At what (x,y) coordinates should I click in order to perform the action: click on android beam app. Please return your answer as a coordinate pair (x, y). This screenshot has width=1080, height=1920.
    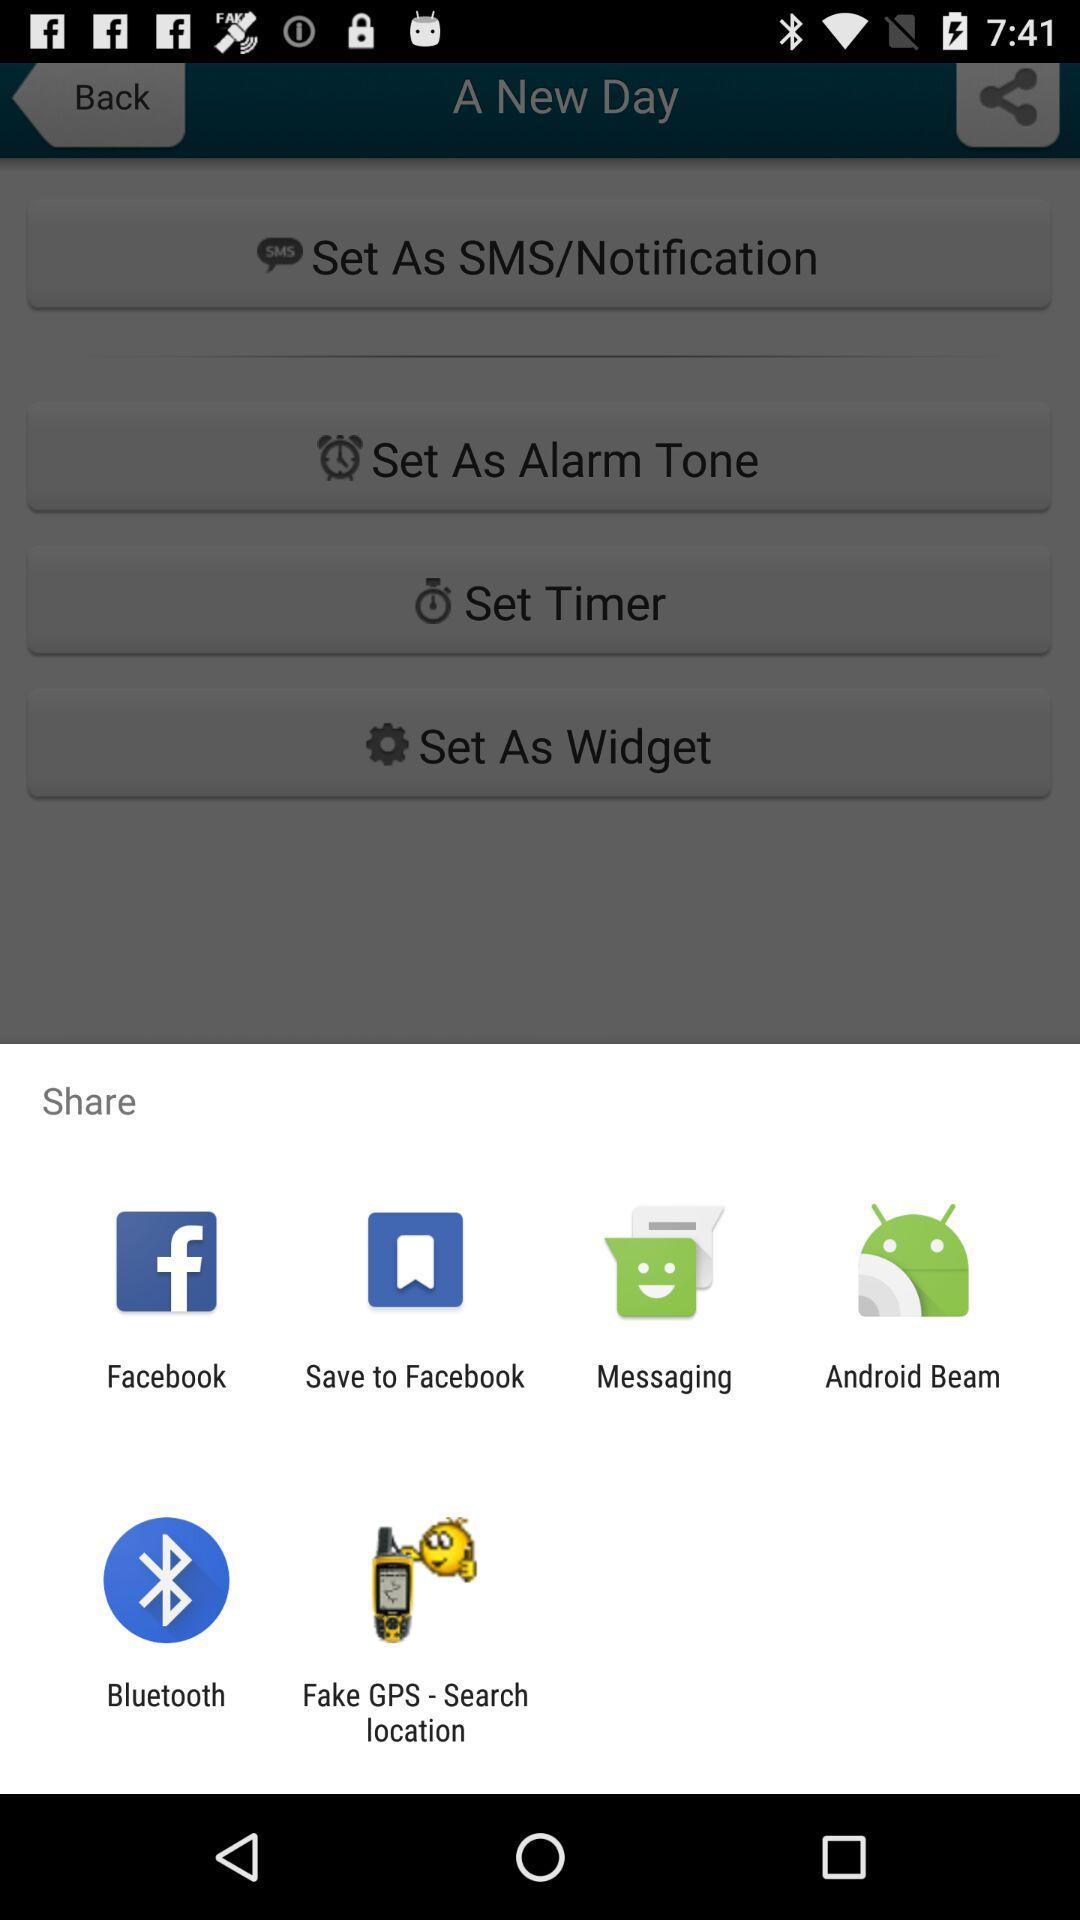
    Looking at the image, I should click on (913, 1392).